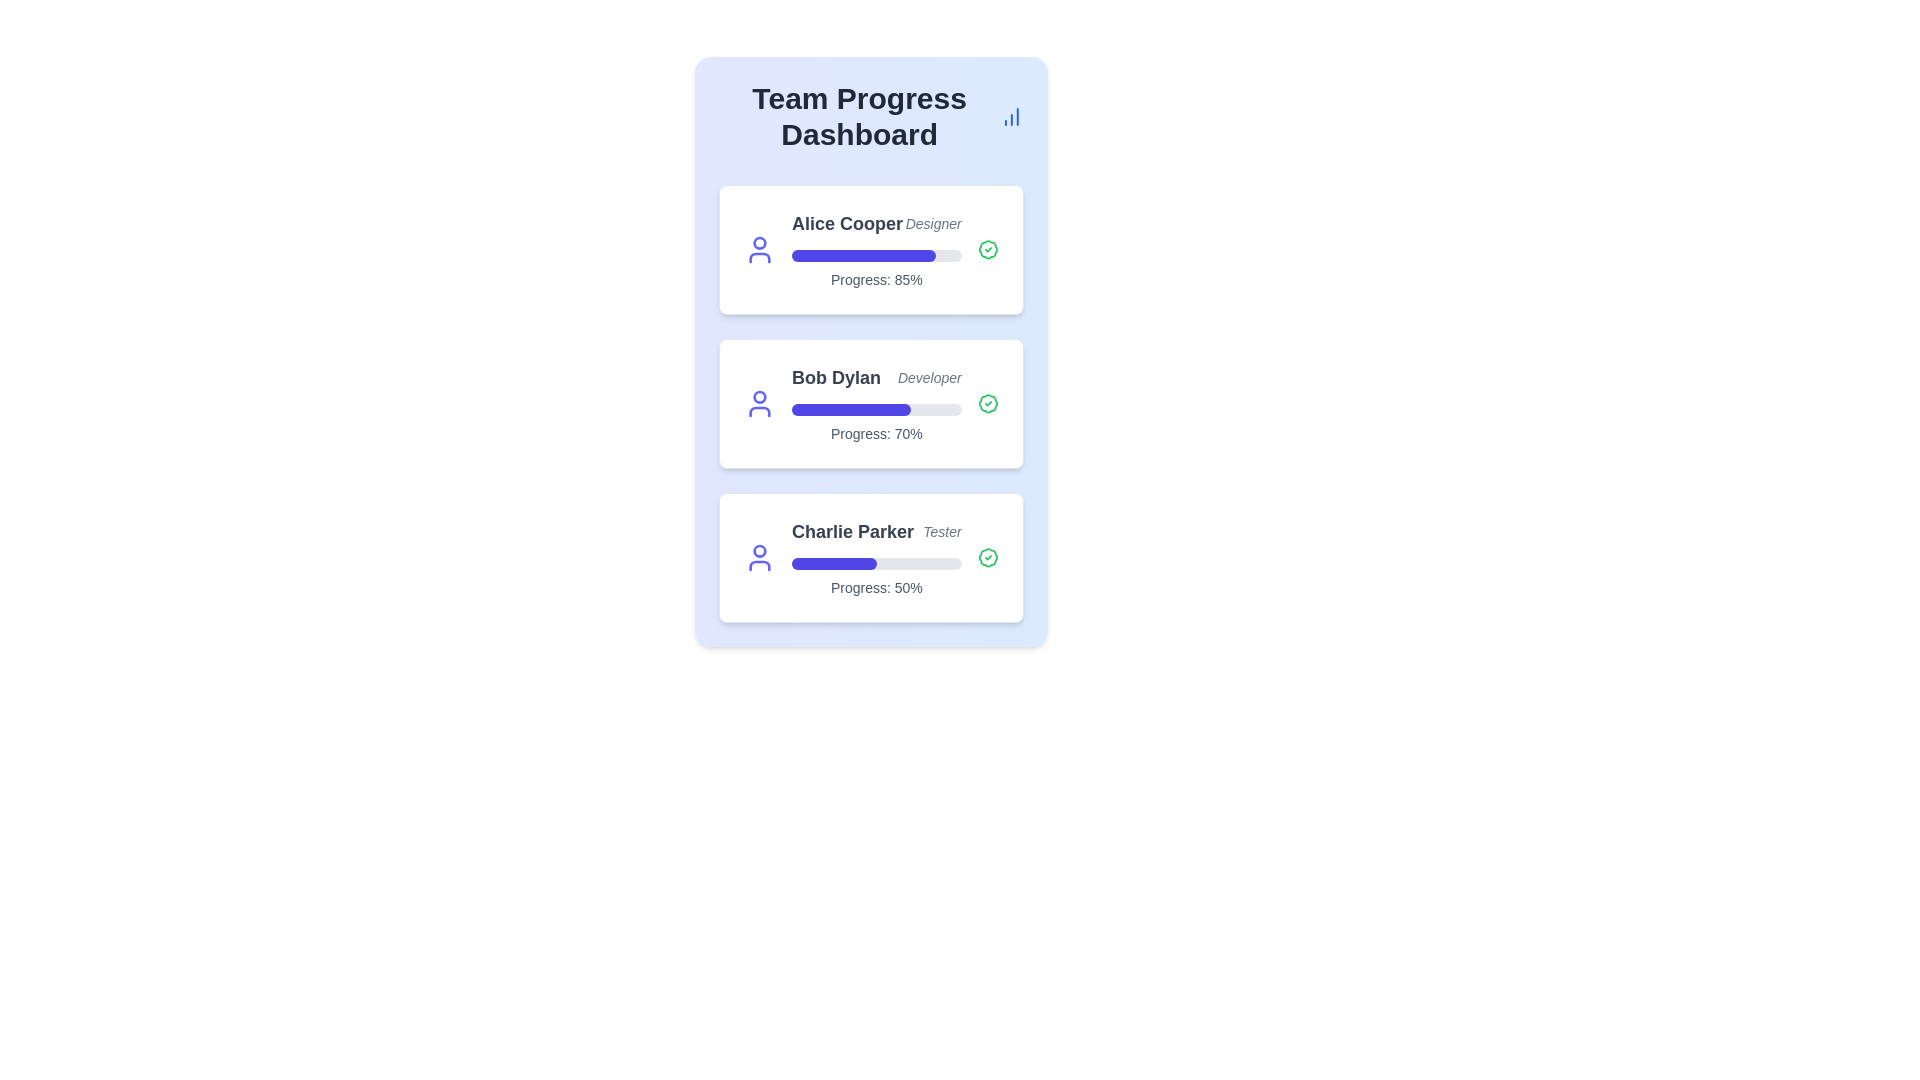 This screenshot has height=1080, width=1920. I want to click on text label that identifies the team member as 'Charlie Parker', which is prominently displayed in a large, bolded dark gray font on the third card of the dashboard, so click(853, 531).